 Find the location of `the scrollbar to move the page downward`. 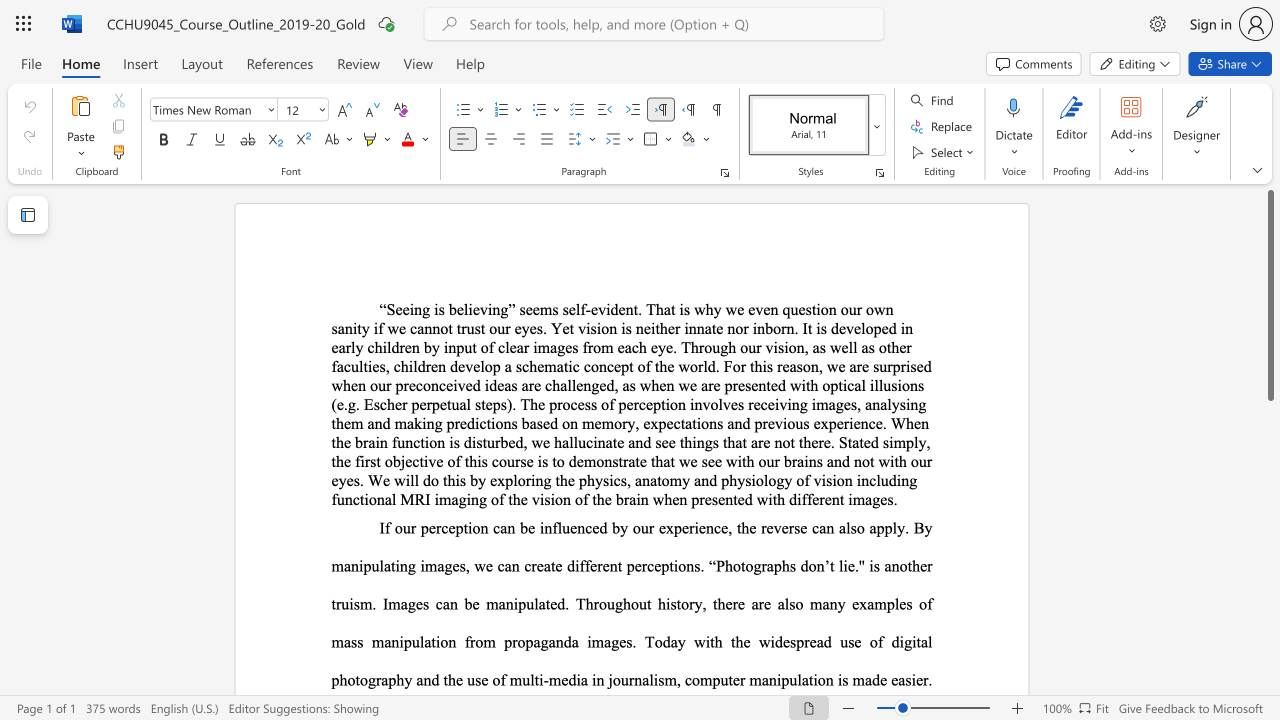

the scrollbar to move the page downward is located at coordinates (1269, 688).